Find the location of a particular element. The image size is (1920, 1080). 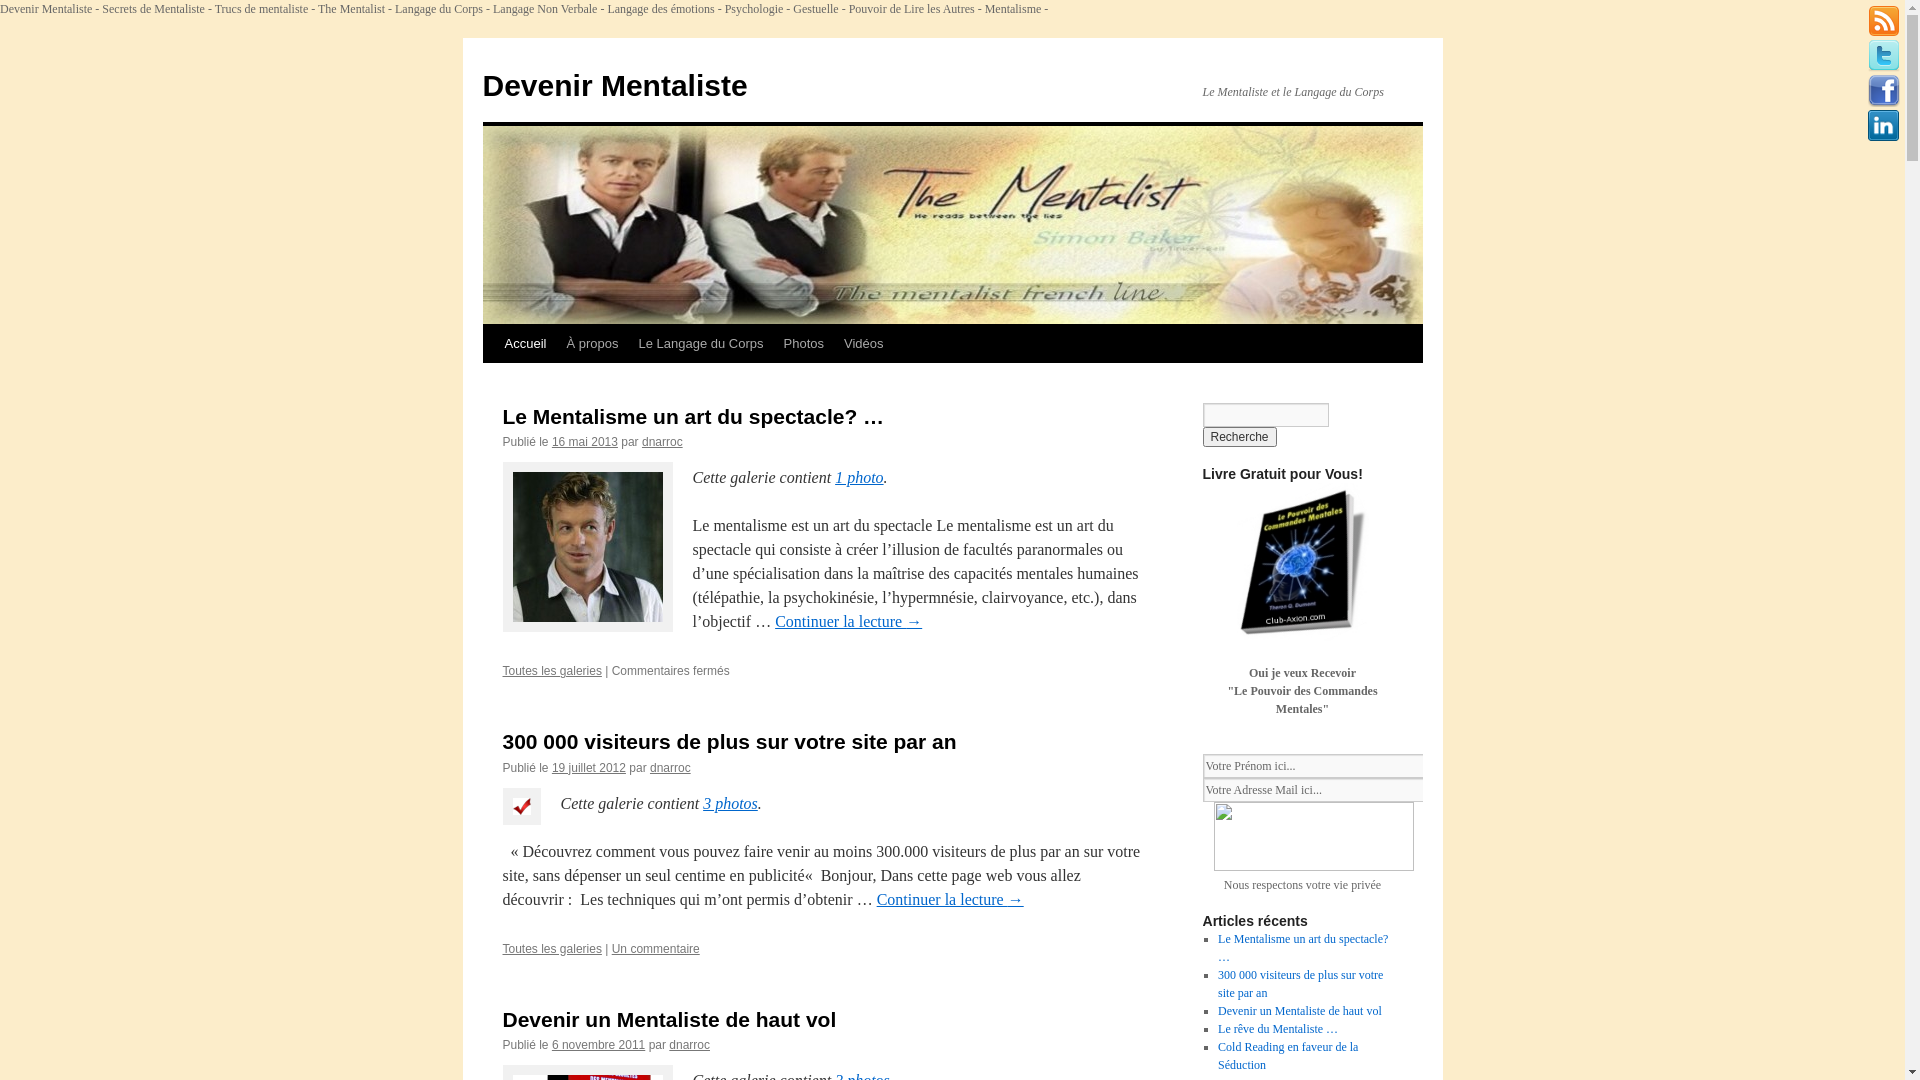

'Devenir un Mentaliste de haut vol' is located at coordinates (1300, 1010).